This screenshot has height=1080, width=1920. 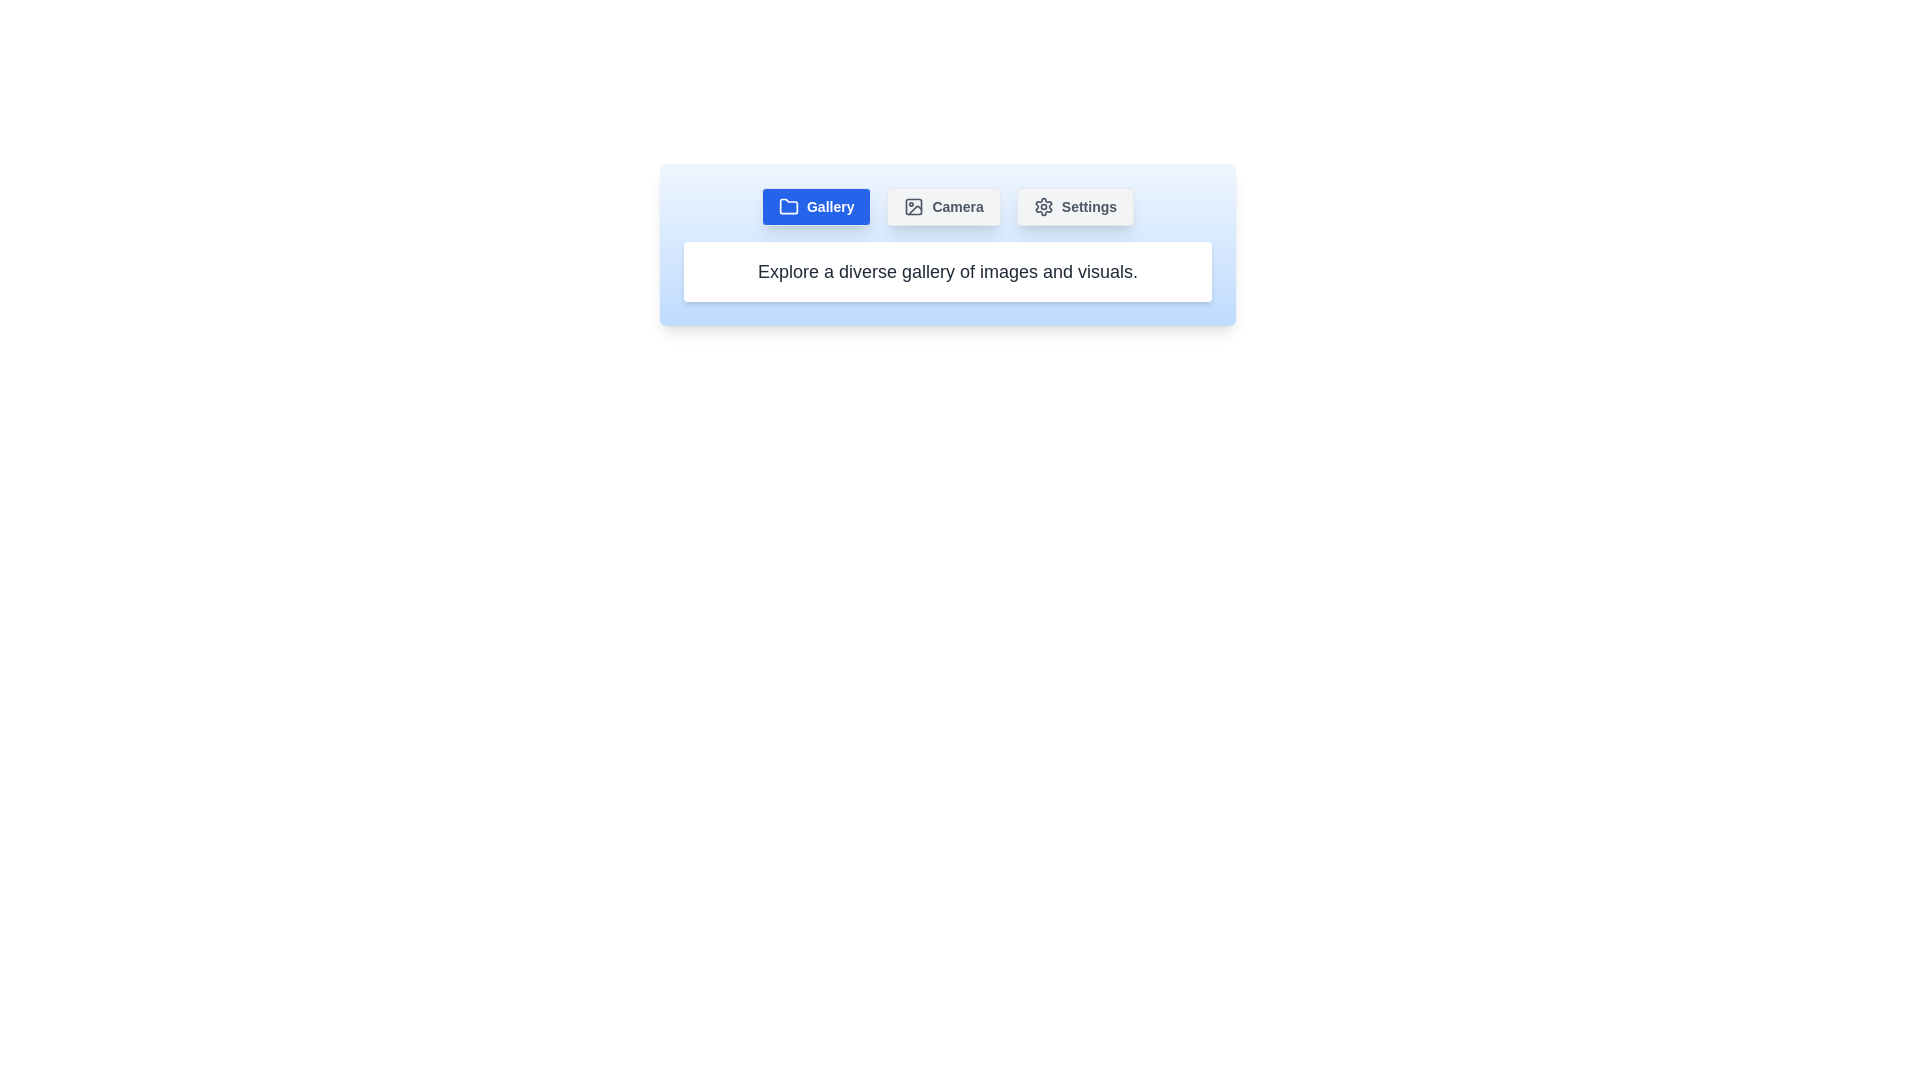 What do you see at coordinates (830, 207) in the screenshot?
I see `the text label inside the blue button at the top-left corner of the interface, which indicates the button's purpose of navigating to or displaying a gallery` at bounding box center [830, 207].